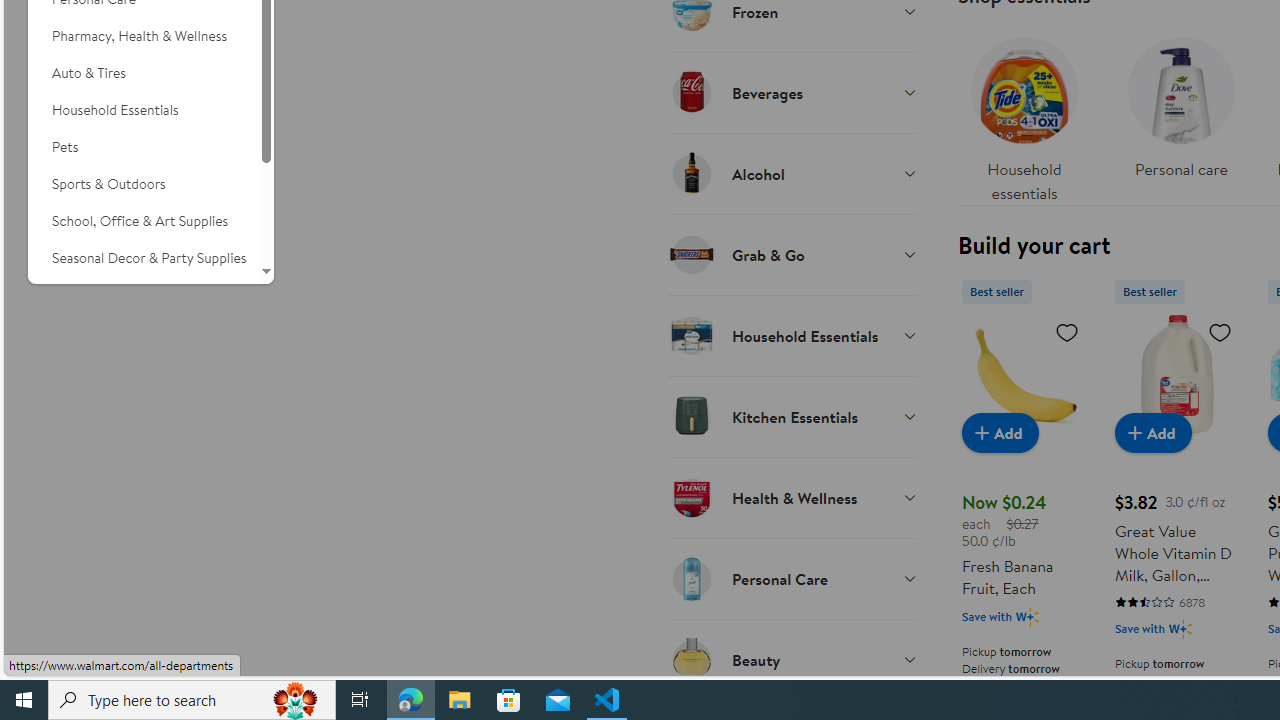 This screenshot has width=1280, height=720. I want to click on 'Household essentials', so click(1024, 114).